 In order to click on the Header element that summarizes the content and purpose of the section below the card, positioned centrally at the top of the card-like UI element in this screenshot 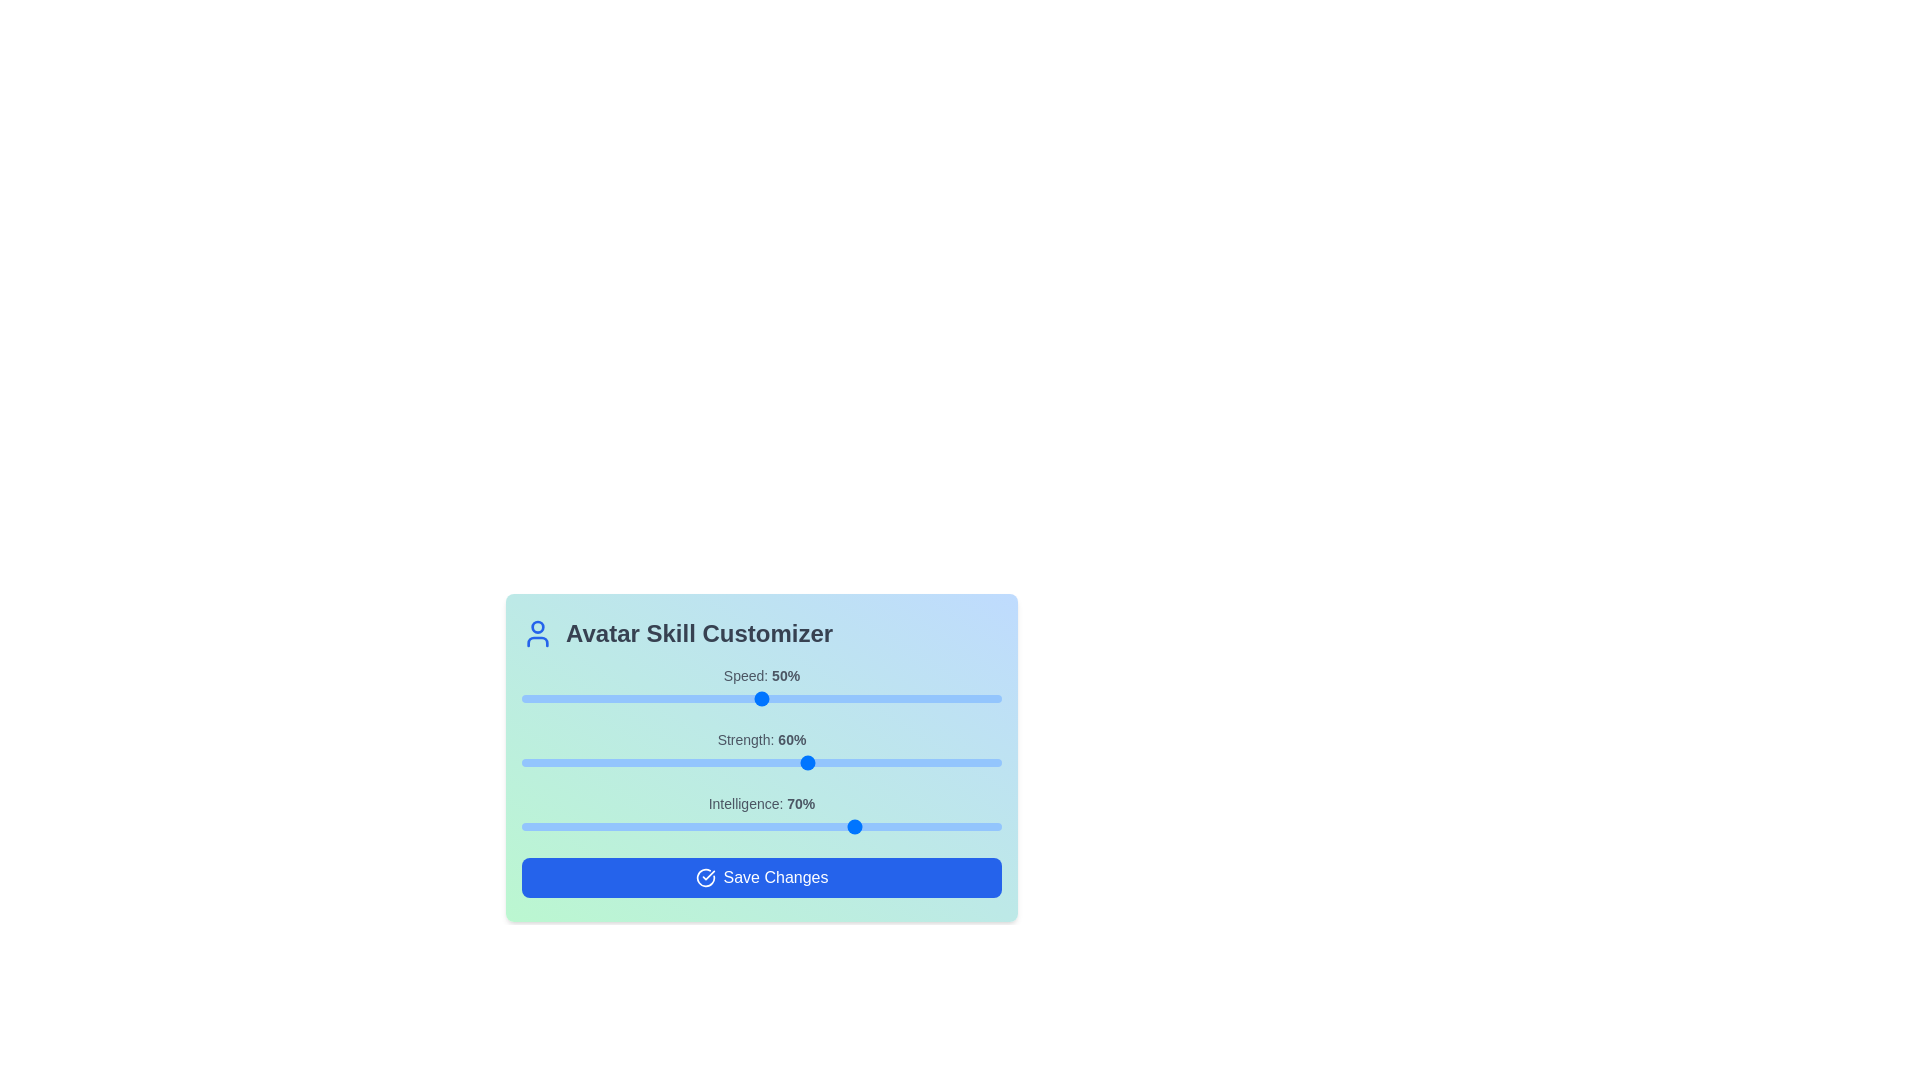, I will do `click(761, 633)`.